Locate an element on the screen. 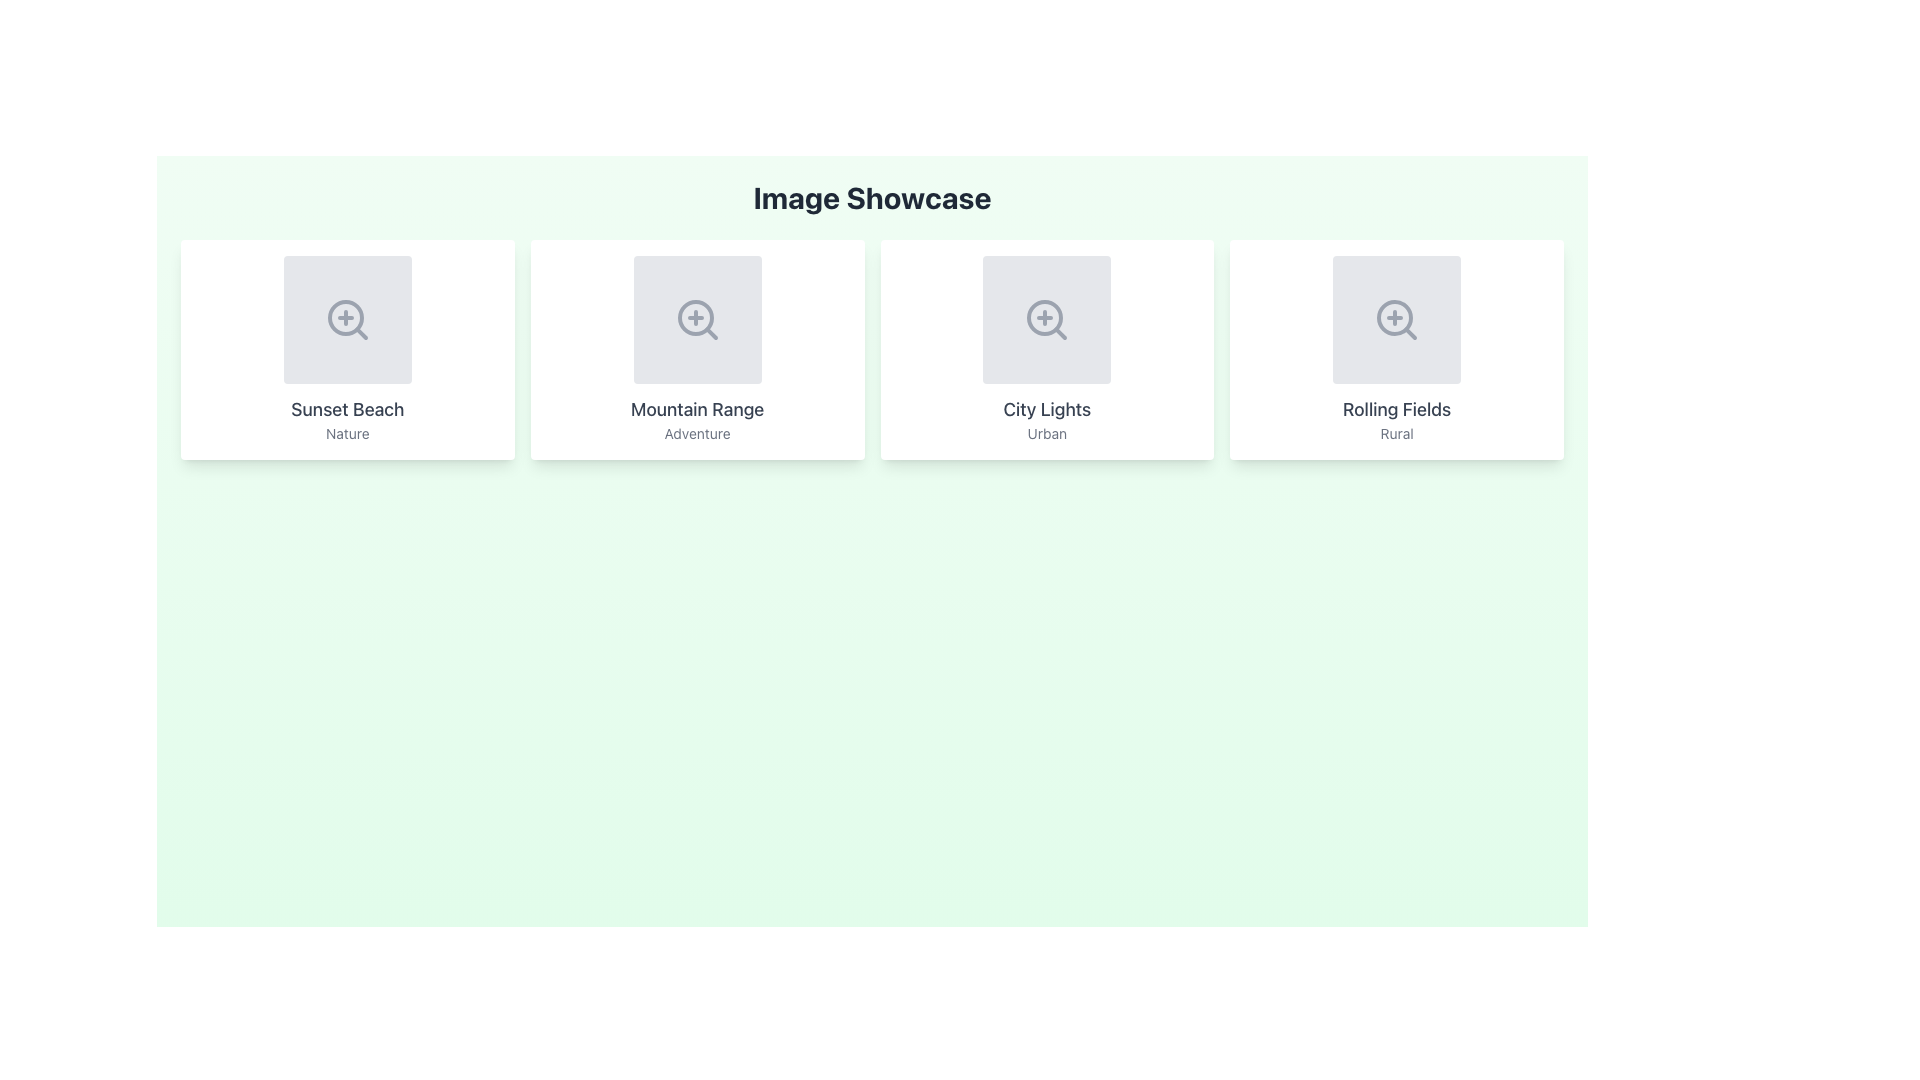 The image size is (1920, 1080). the text label 'Mountain Range' which serves as the title for the second image card in the horizontal row is located at coordinates (697, 408).